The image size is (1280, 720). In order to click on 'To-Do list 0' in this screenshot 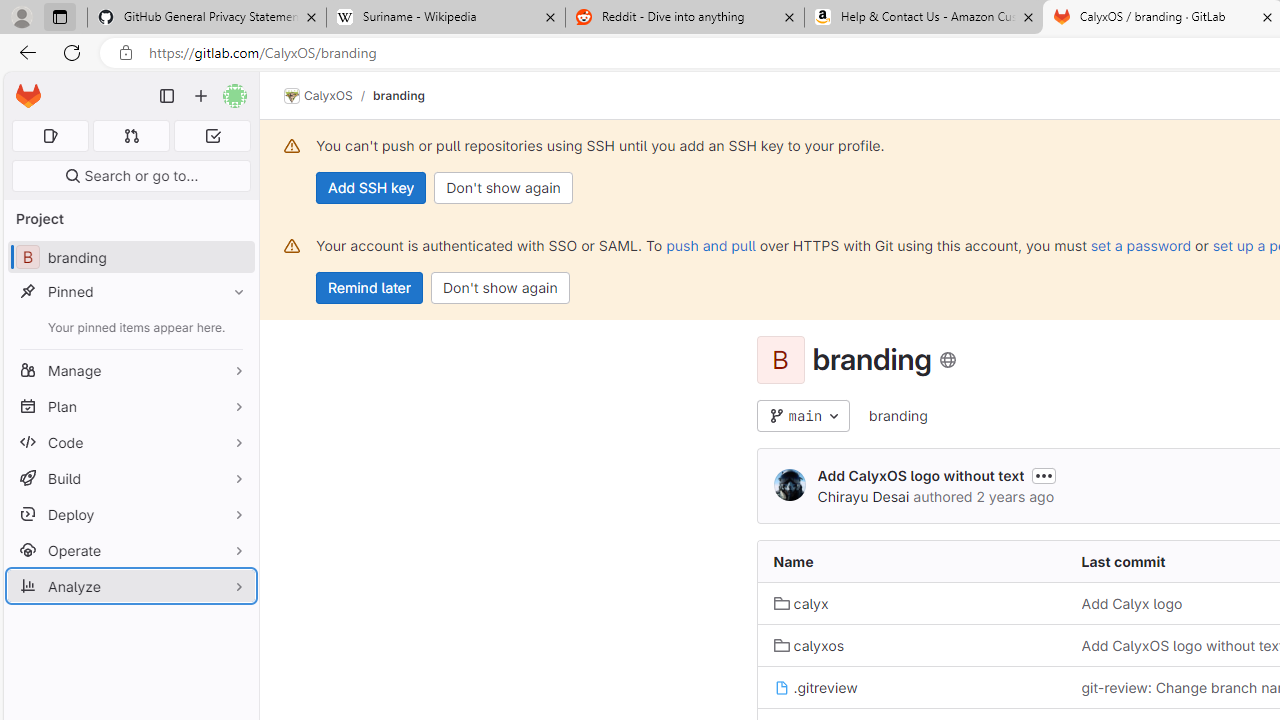, I will do `click(212, 135)`.